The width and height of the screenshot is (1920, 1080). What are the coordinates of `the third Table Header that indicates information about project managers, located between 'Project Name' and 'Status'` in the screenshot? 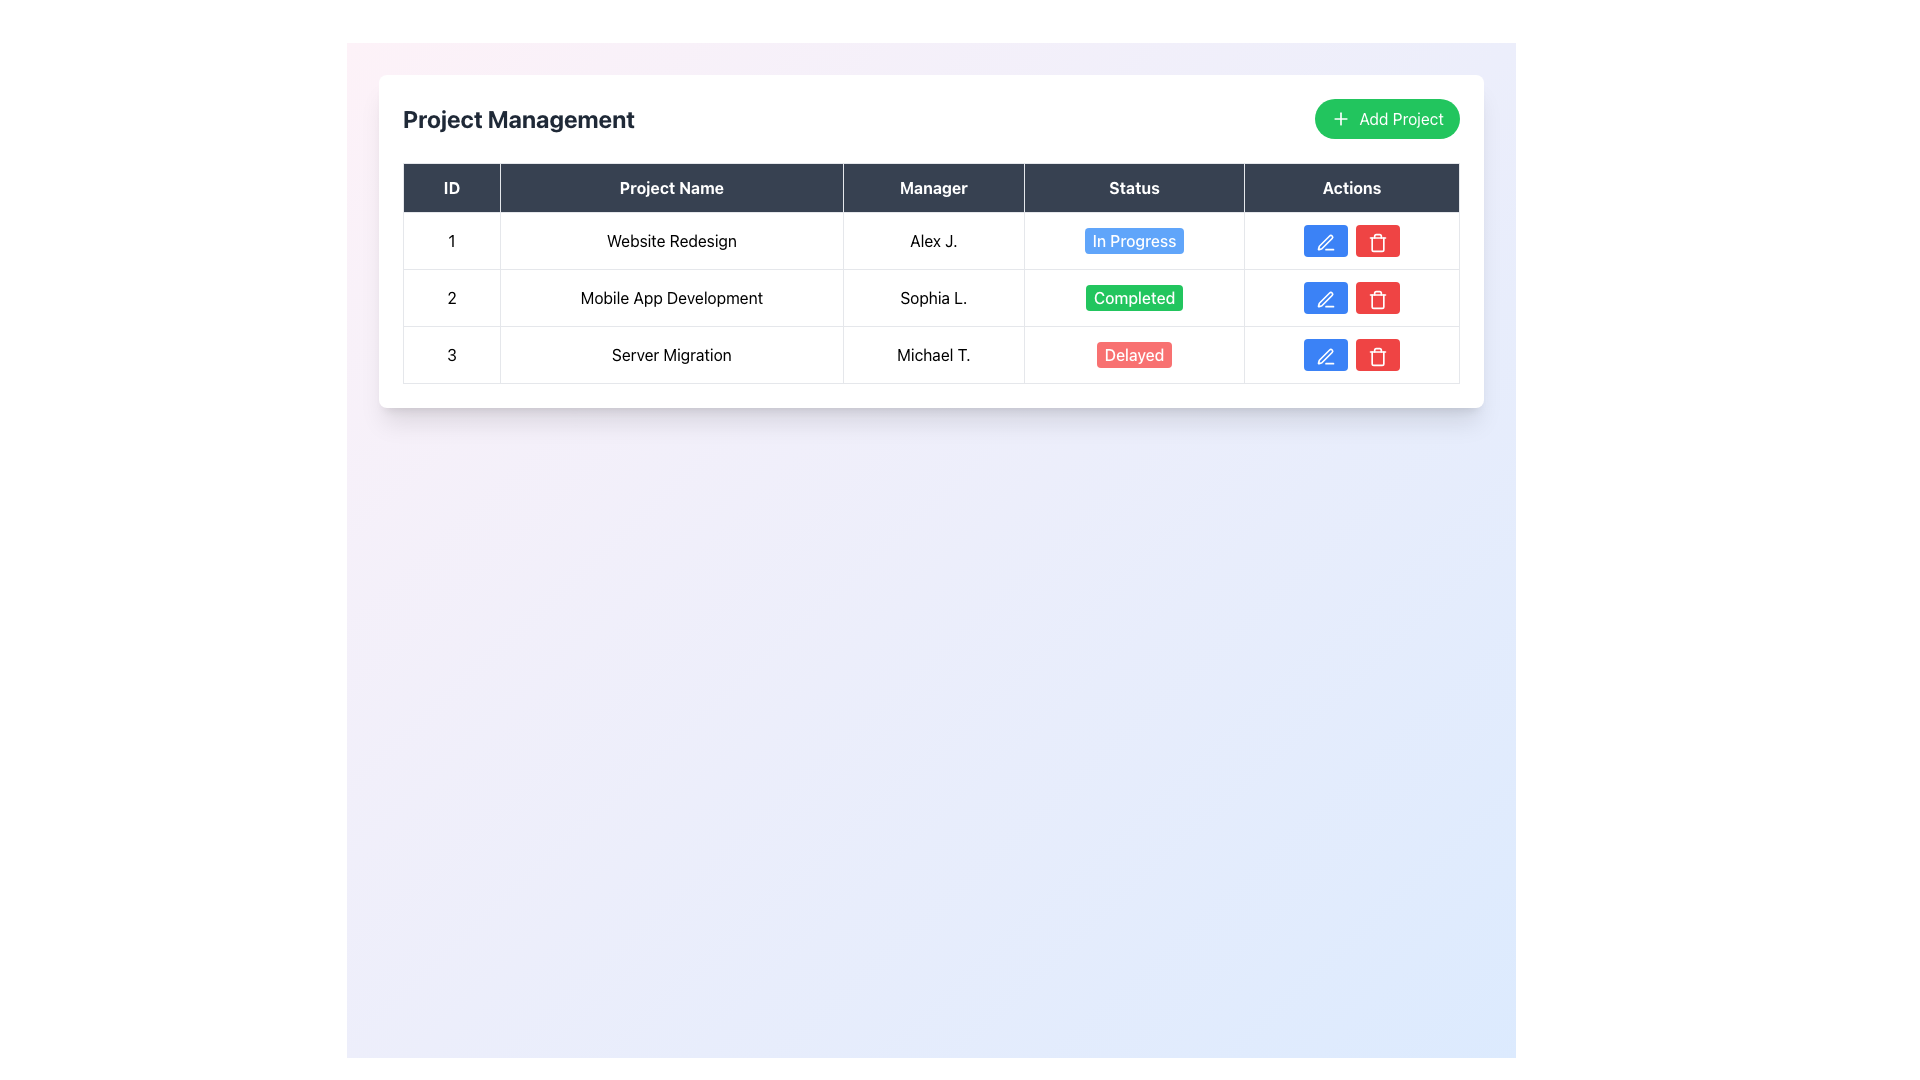 It's located at (932, 188).